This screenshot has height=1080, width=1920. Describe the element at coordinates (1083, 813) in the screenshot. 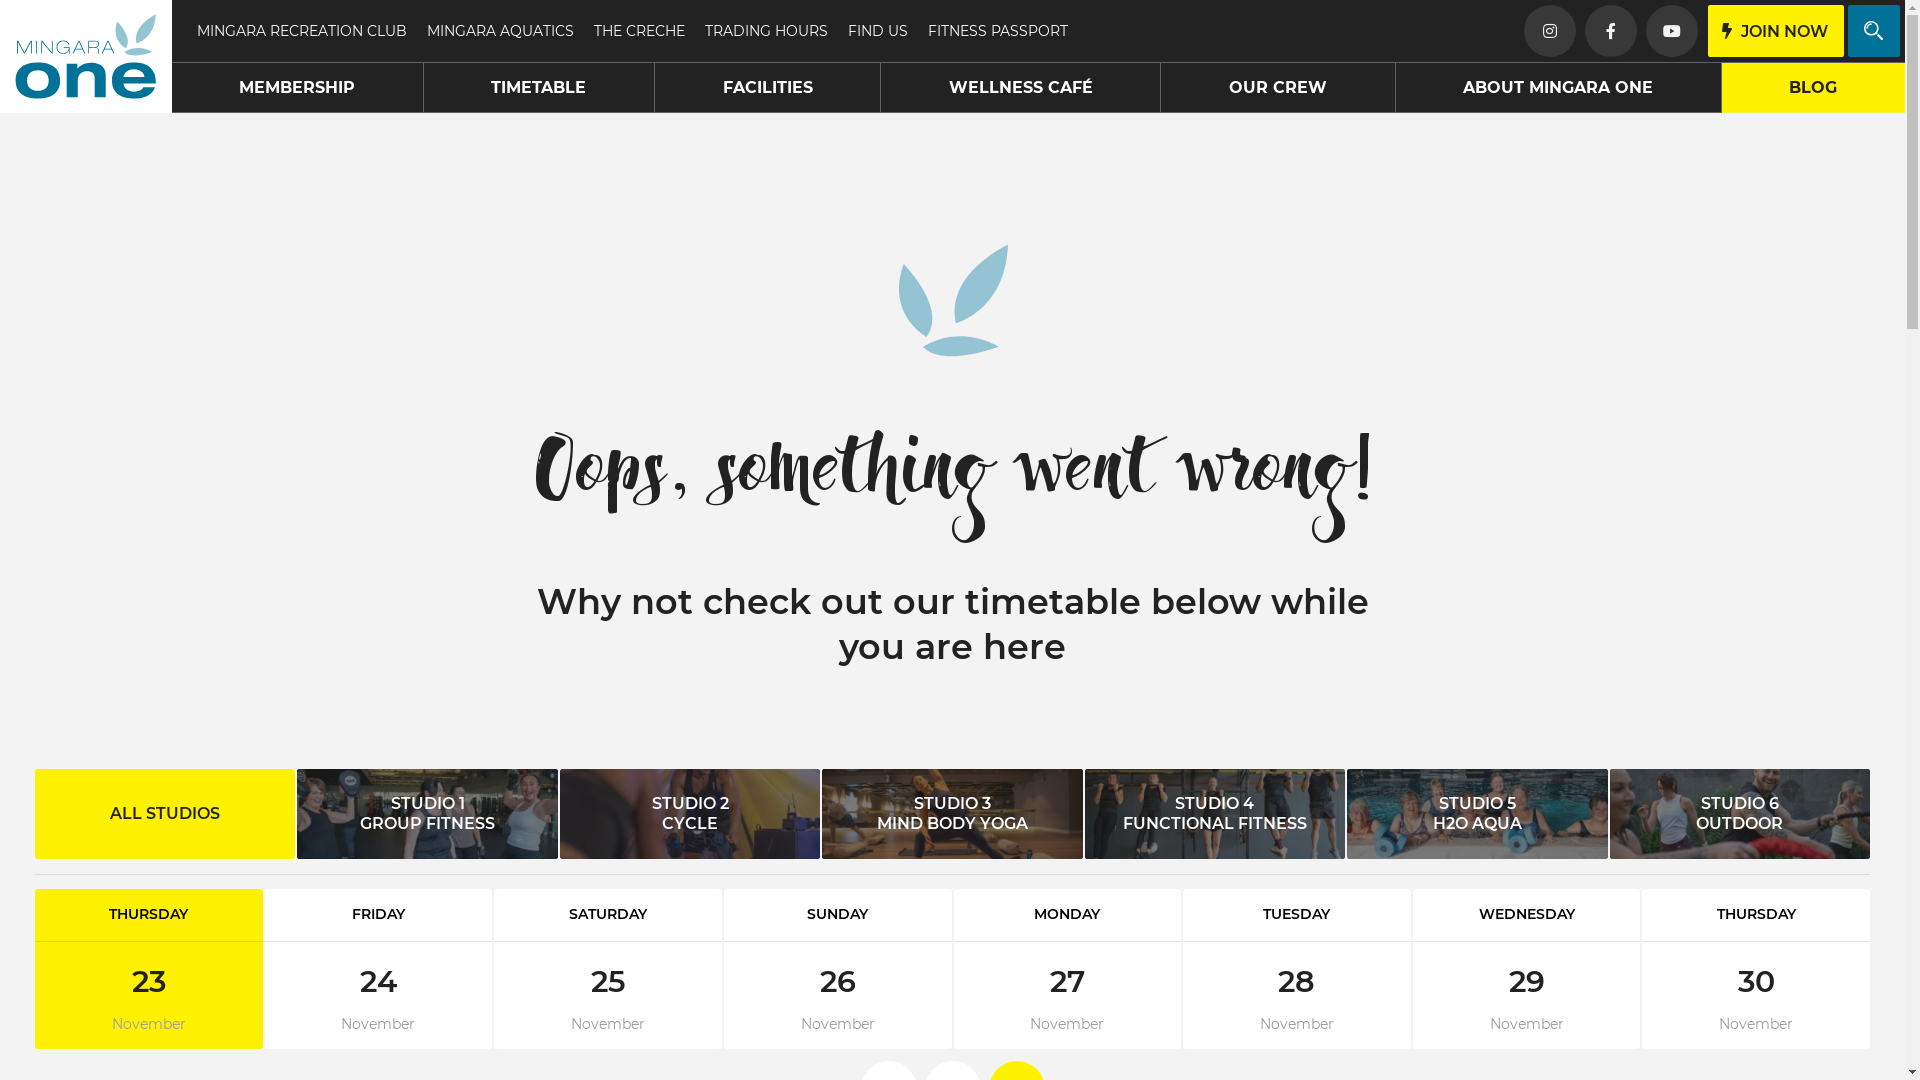

I see `'STUDIO 4` at that location.